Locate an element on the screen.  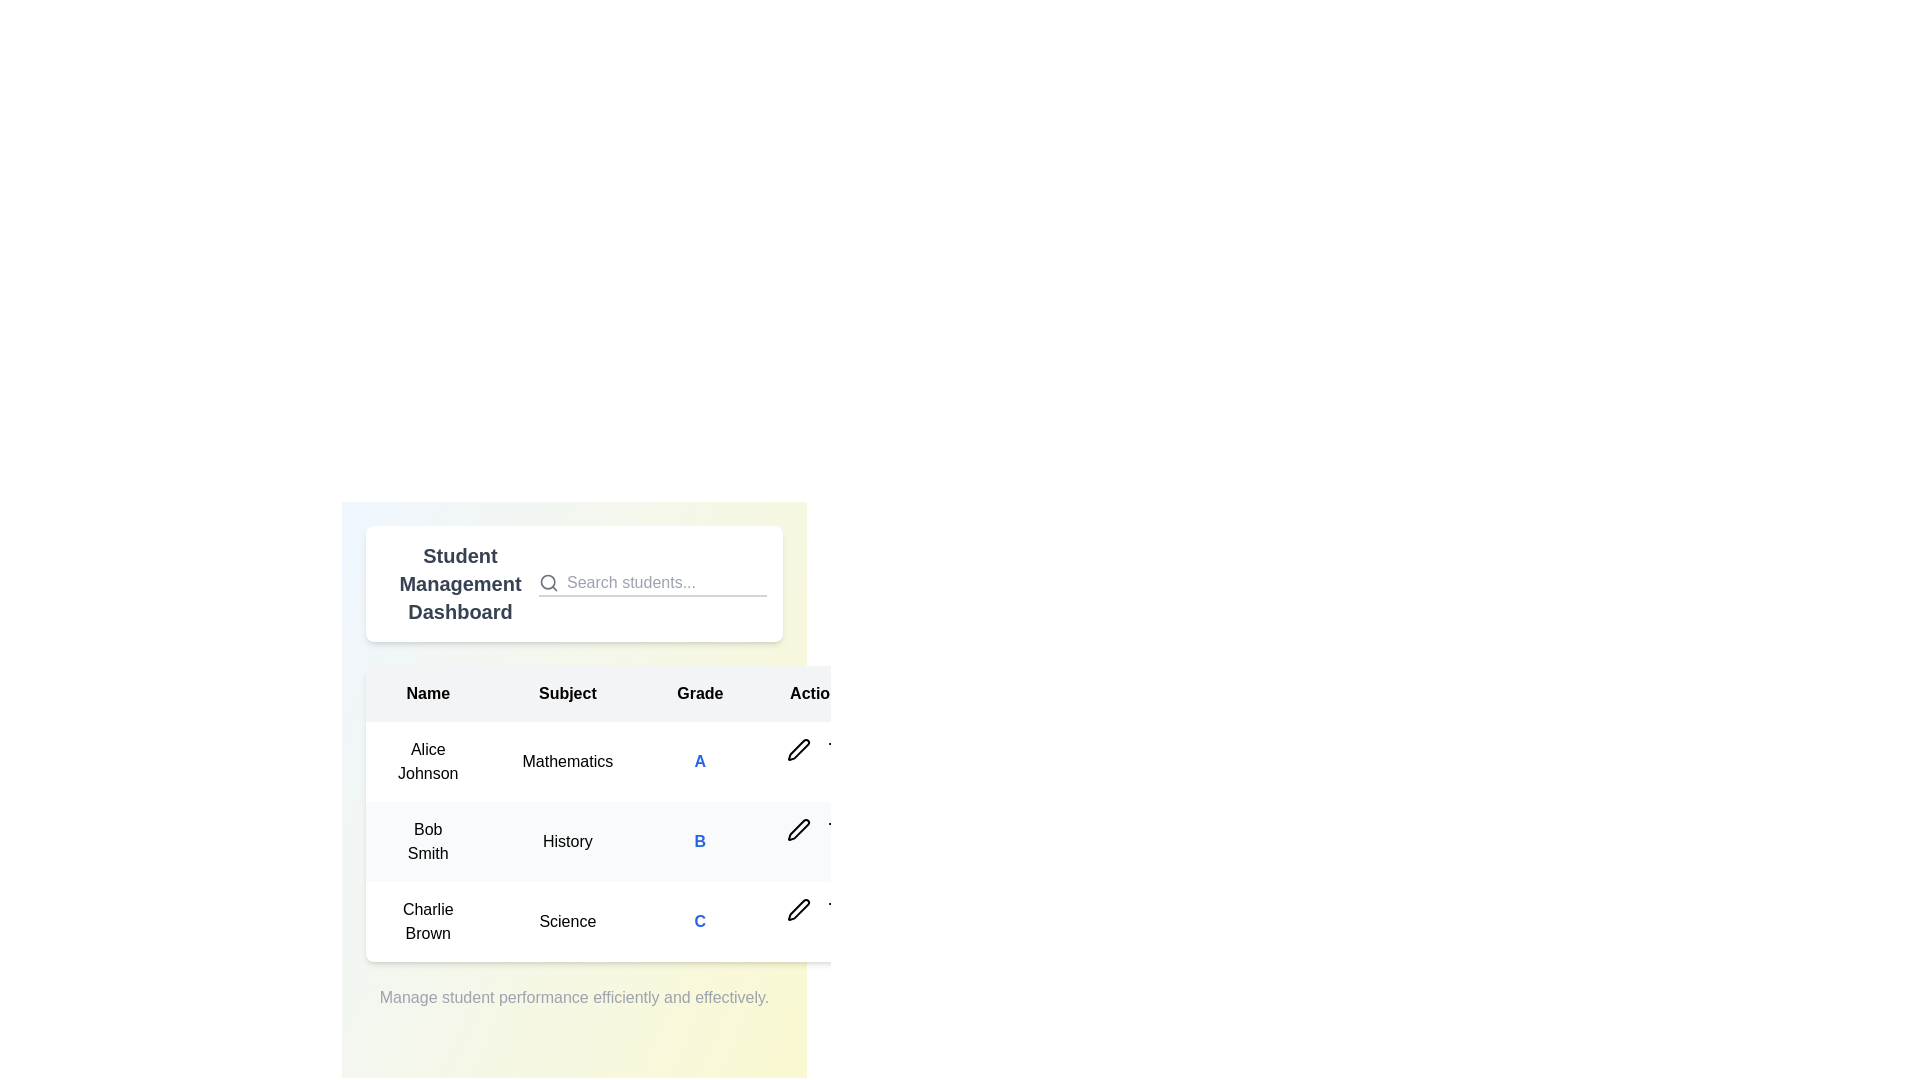
the 'Subject' text label in the table header, which is the second column header between 'Name' and 'Grade' is located at coordinates (566, 693).